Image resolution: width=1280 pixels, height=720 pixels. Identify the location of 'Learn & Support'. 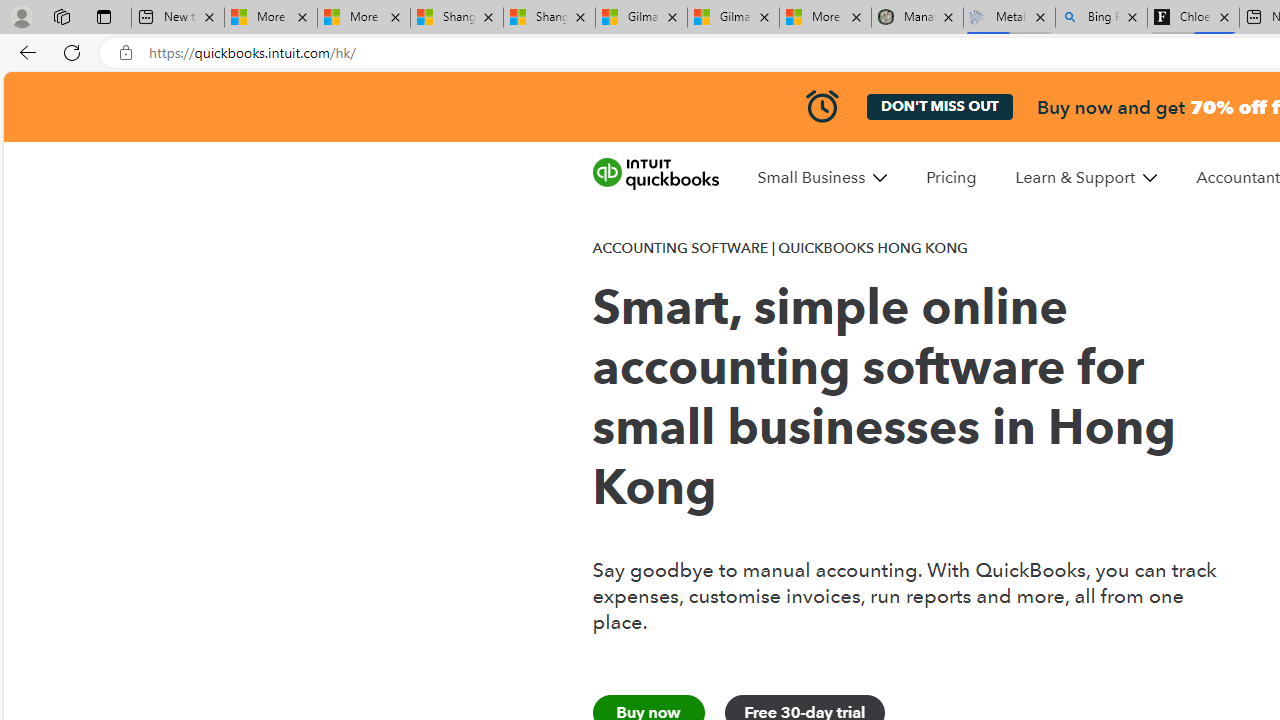
(1085, 176).